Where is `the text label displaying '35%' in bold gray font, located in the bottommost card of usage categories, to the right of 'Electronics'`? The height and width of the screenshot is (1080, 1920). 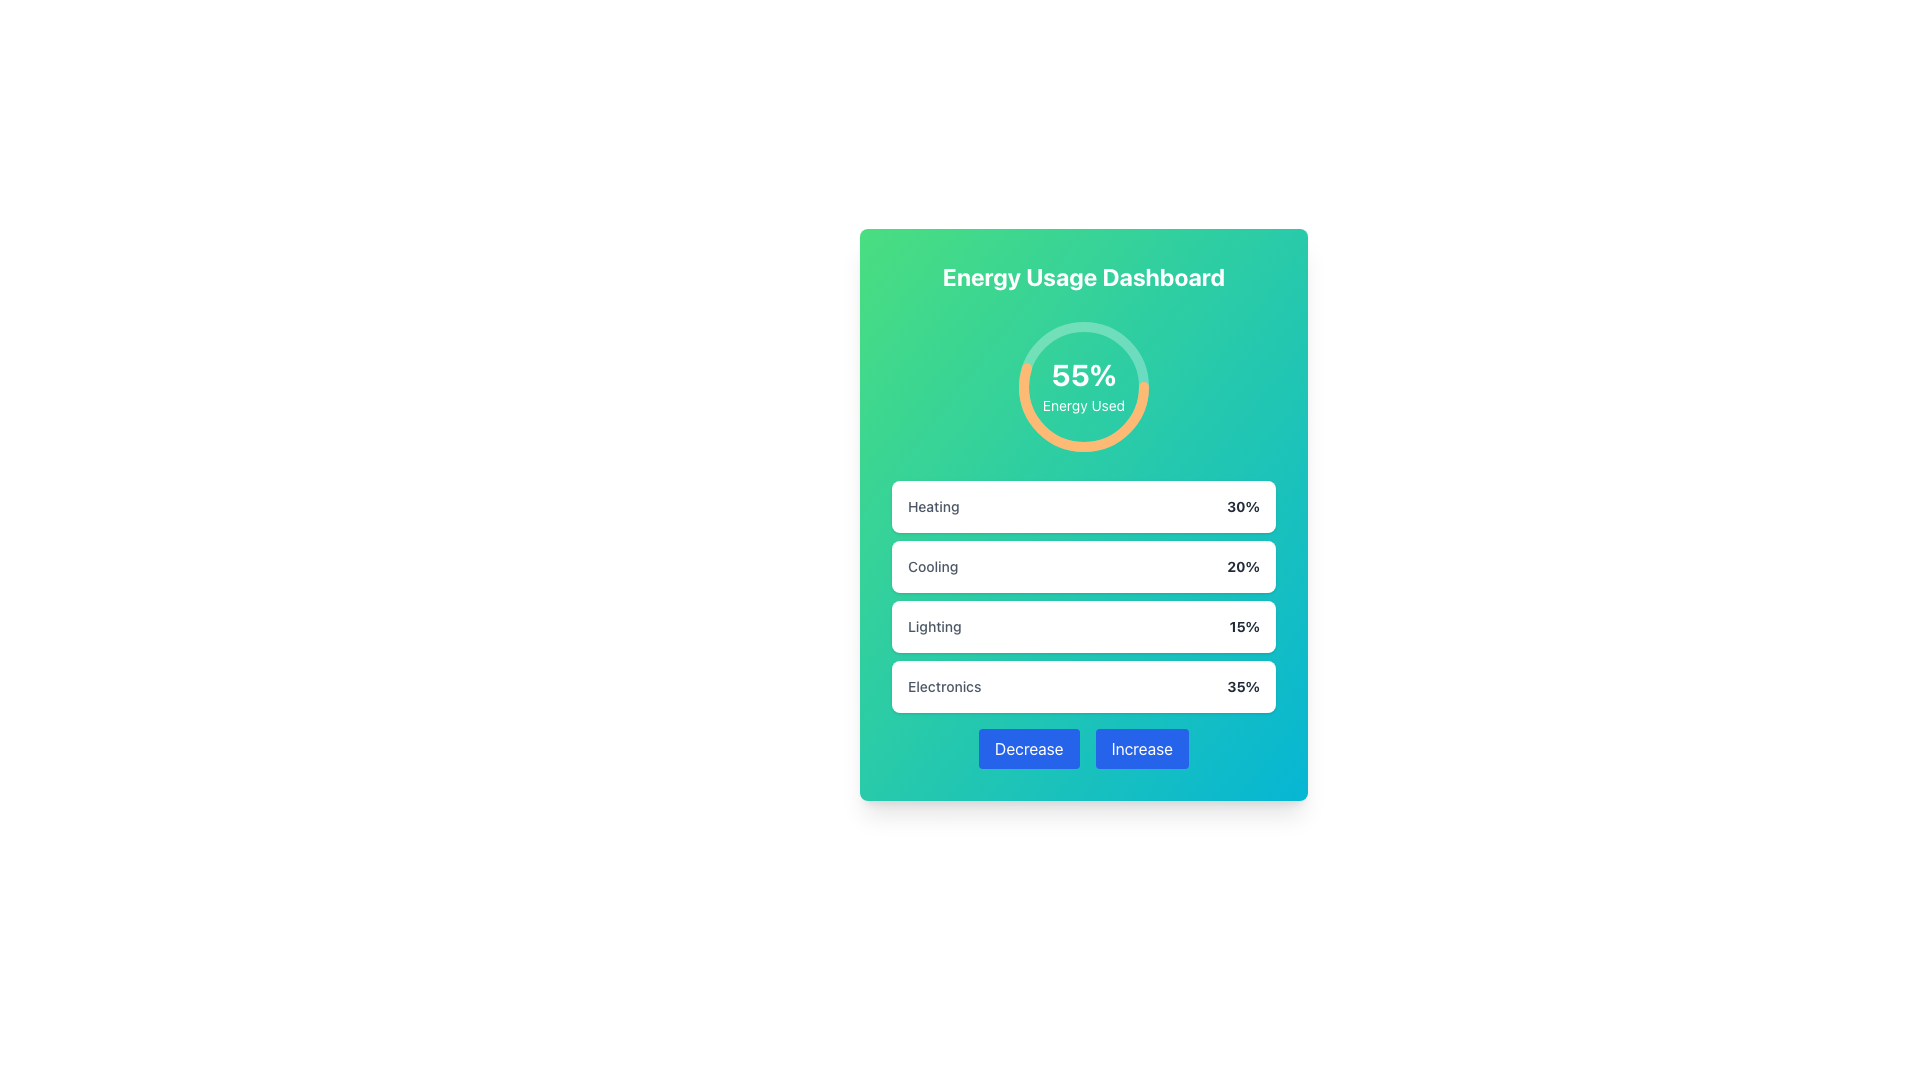
the text label displaying '35%' in bold gray font, located in the bottommost card of usage categories, to the right of 'Electronics' is located at coordinates (1242, 685).